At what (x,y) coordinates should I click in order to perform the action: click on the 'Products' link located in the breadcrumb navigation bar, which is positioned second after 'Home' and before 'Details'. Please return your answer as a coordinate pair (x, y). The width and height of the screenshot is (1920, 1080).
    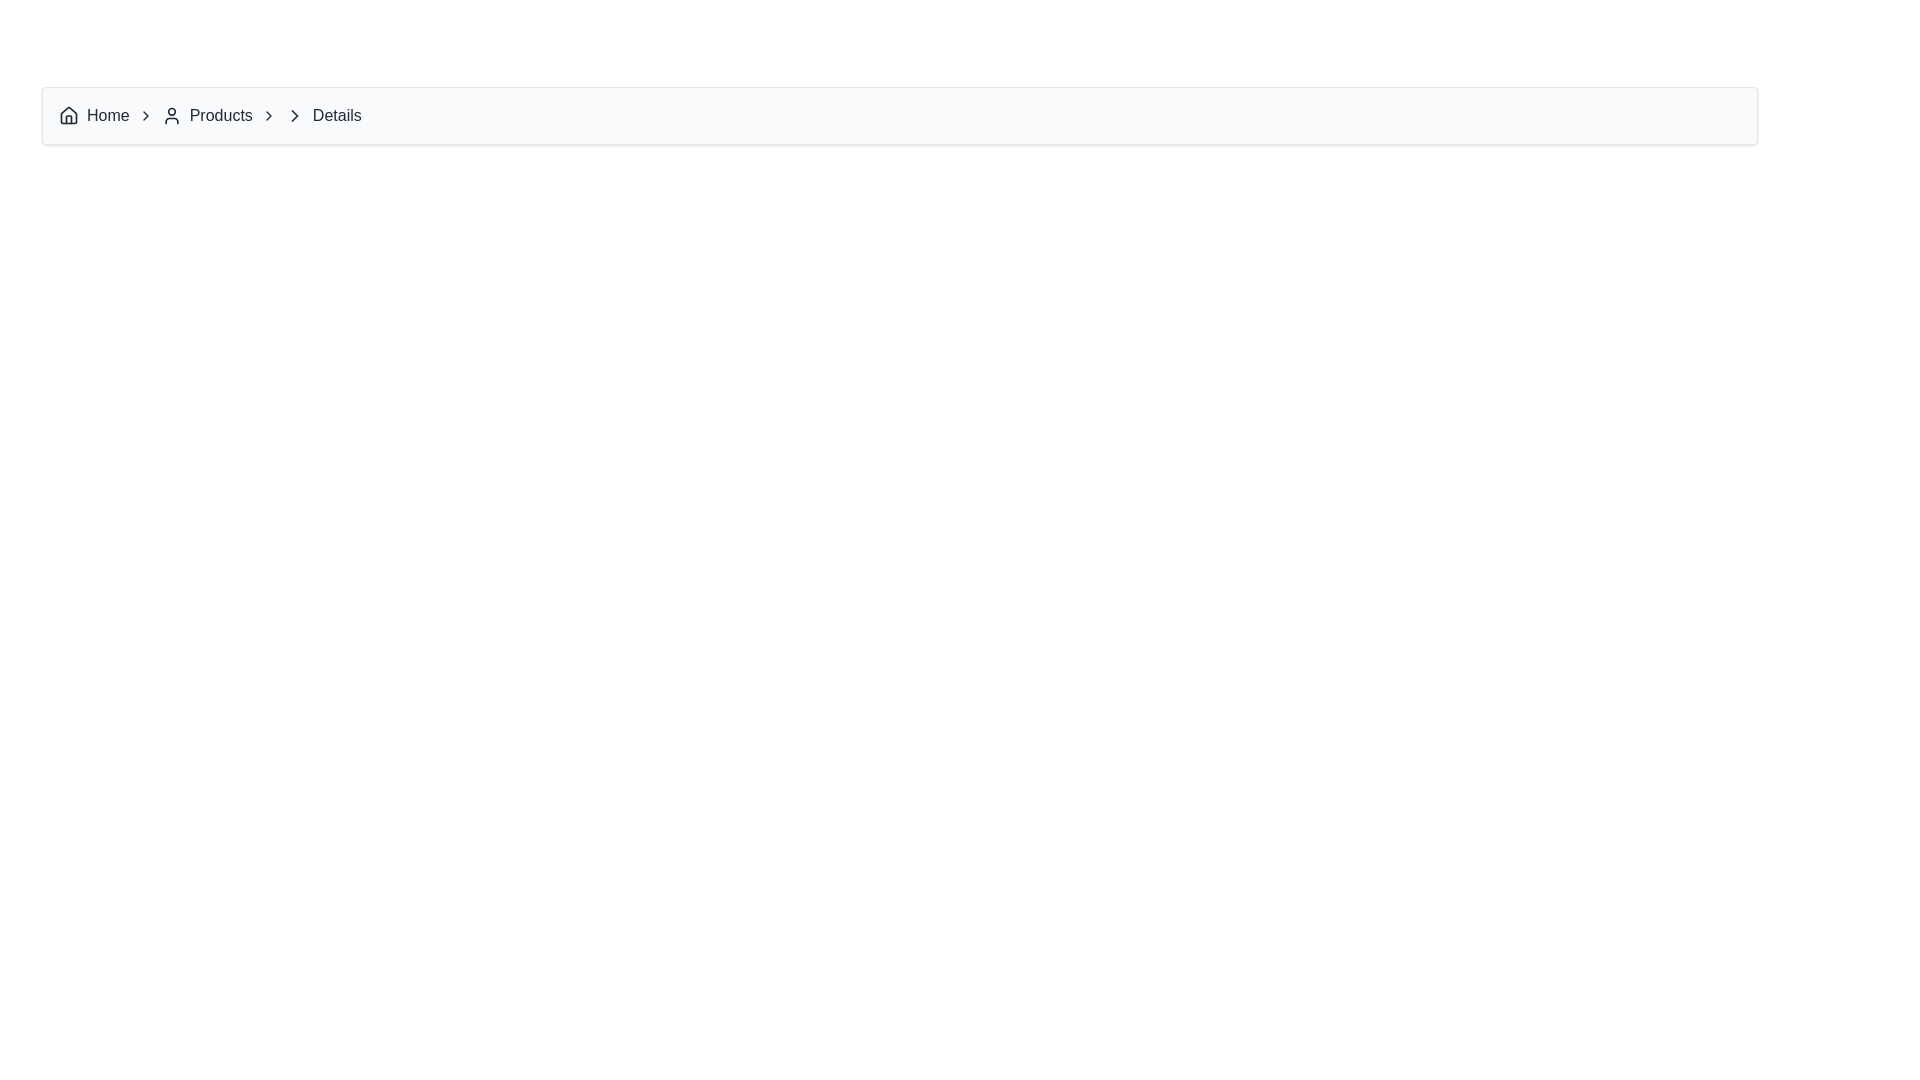
    Looking at the image, I should click on (206, 115).